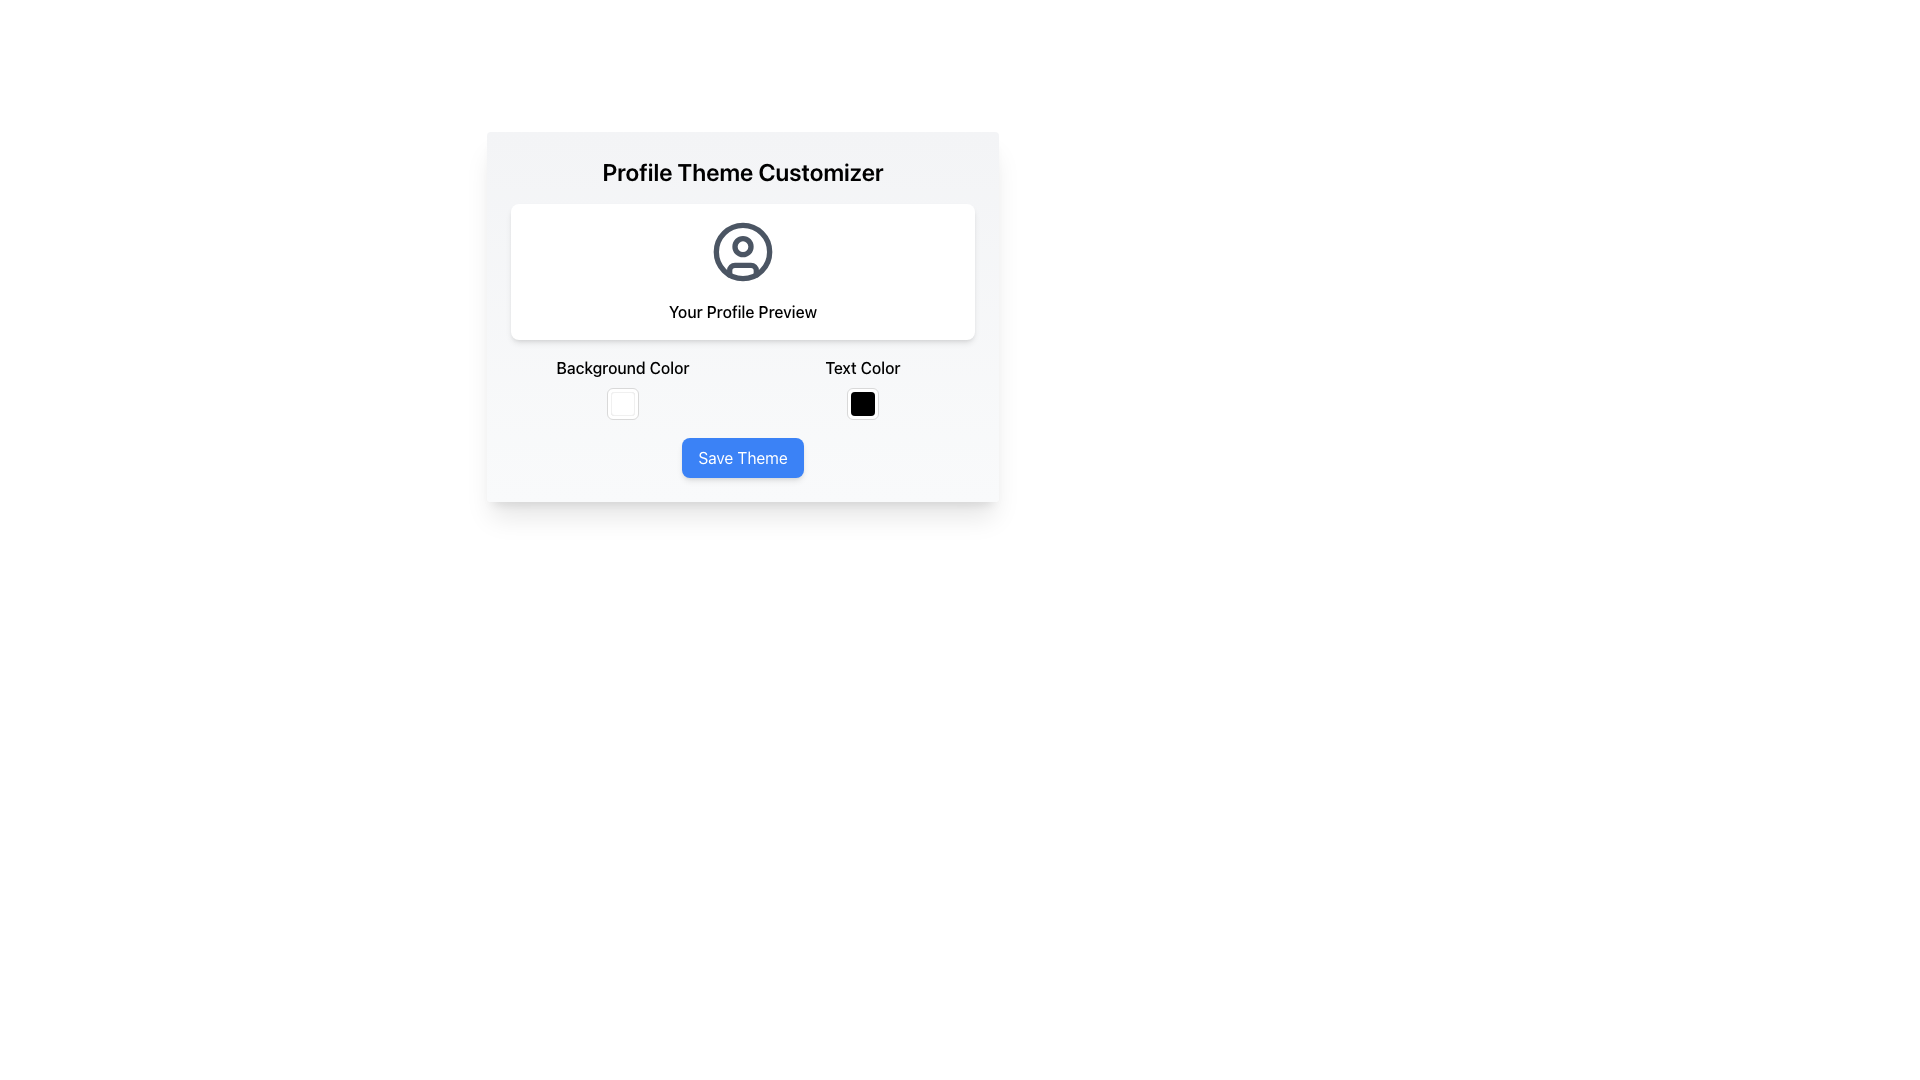 This screenshot has height=1080, width=1920. I want to click on the user profile icon, which is a circular SVG shape located within the profile preview section, above the 'Your Profile Preview' label, so click(742, 249).